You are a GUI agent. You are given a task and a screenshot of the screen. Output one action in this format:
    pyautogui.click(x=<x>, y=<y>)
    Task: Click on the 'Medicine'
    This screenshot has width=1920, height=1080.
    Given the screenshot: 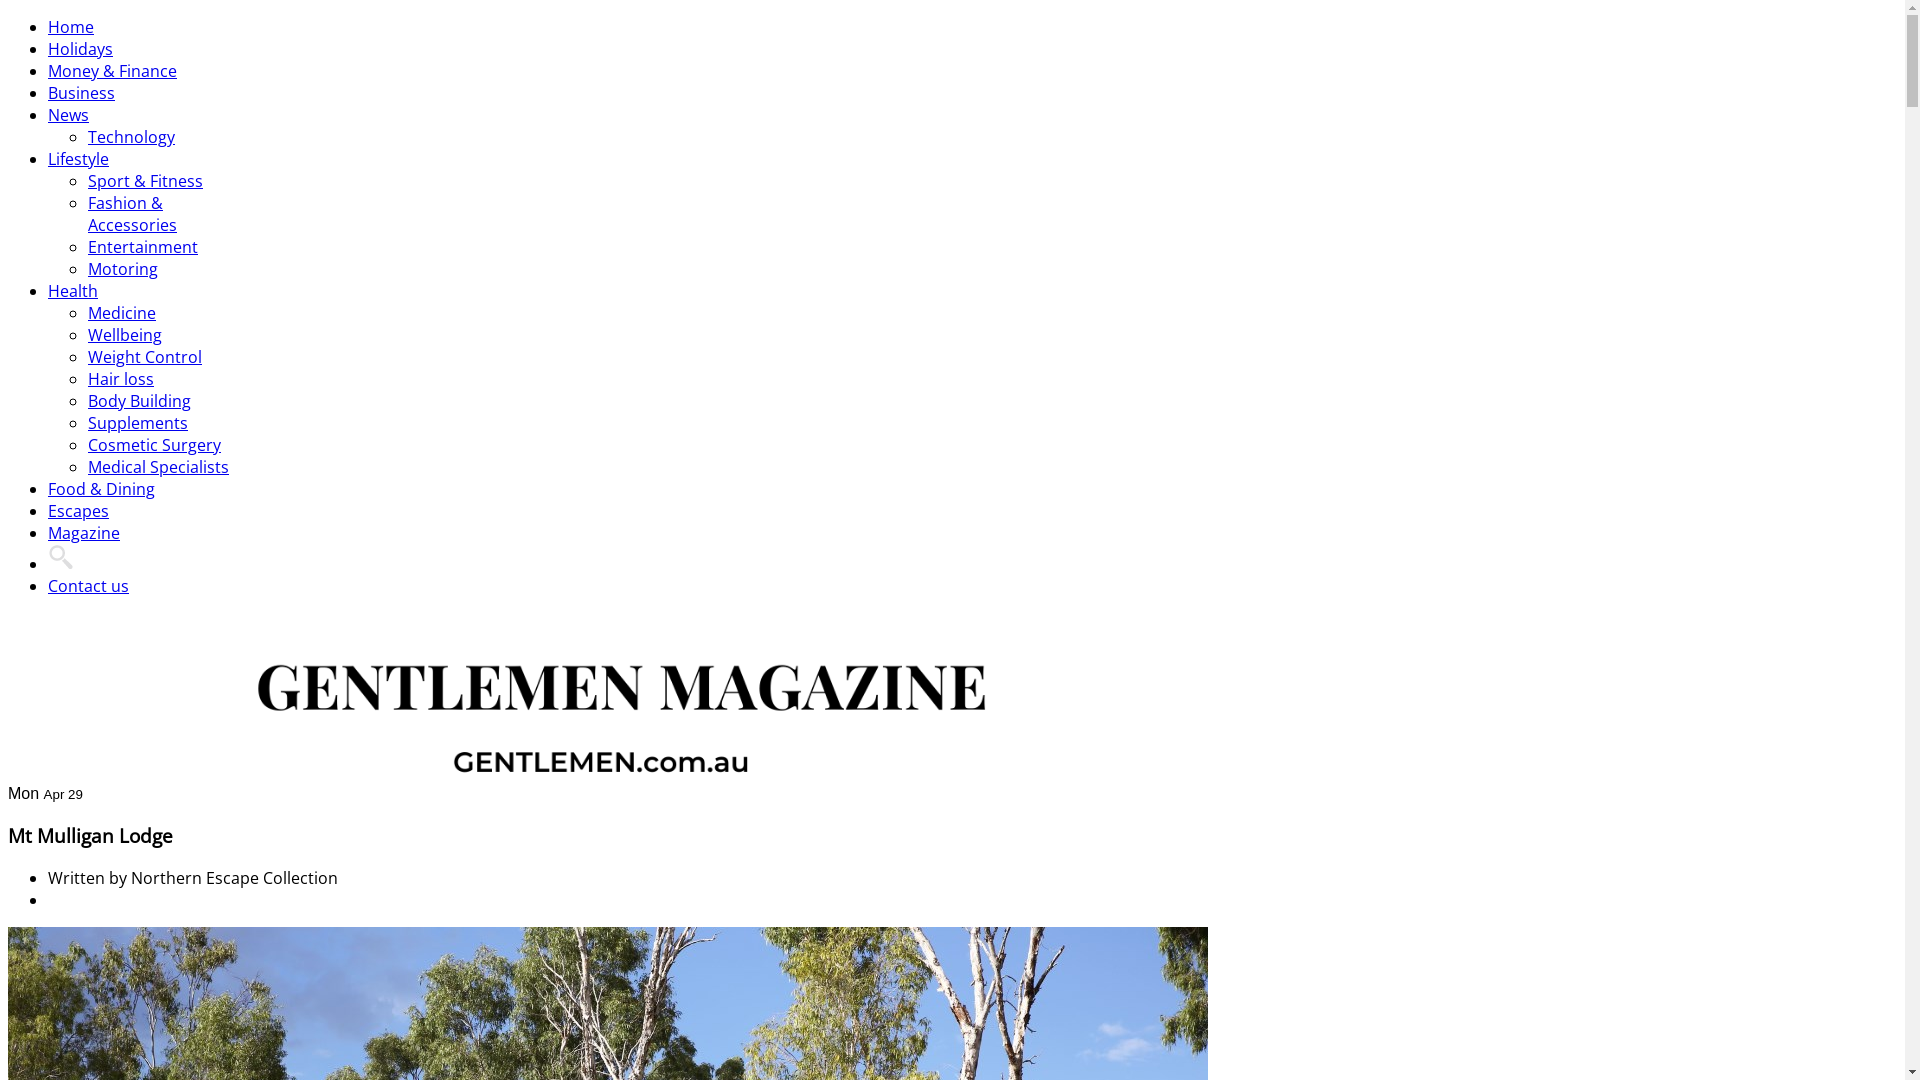 What is the action you would take?
    pyautogui.click(x=120, y=312)
    